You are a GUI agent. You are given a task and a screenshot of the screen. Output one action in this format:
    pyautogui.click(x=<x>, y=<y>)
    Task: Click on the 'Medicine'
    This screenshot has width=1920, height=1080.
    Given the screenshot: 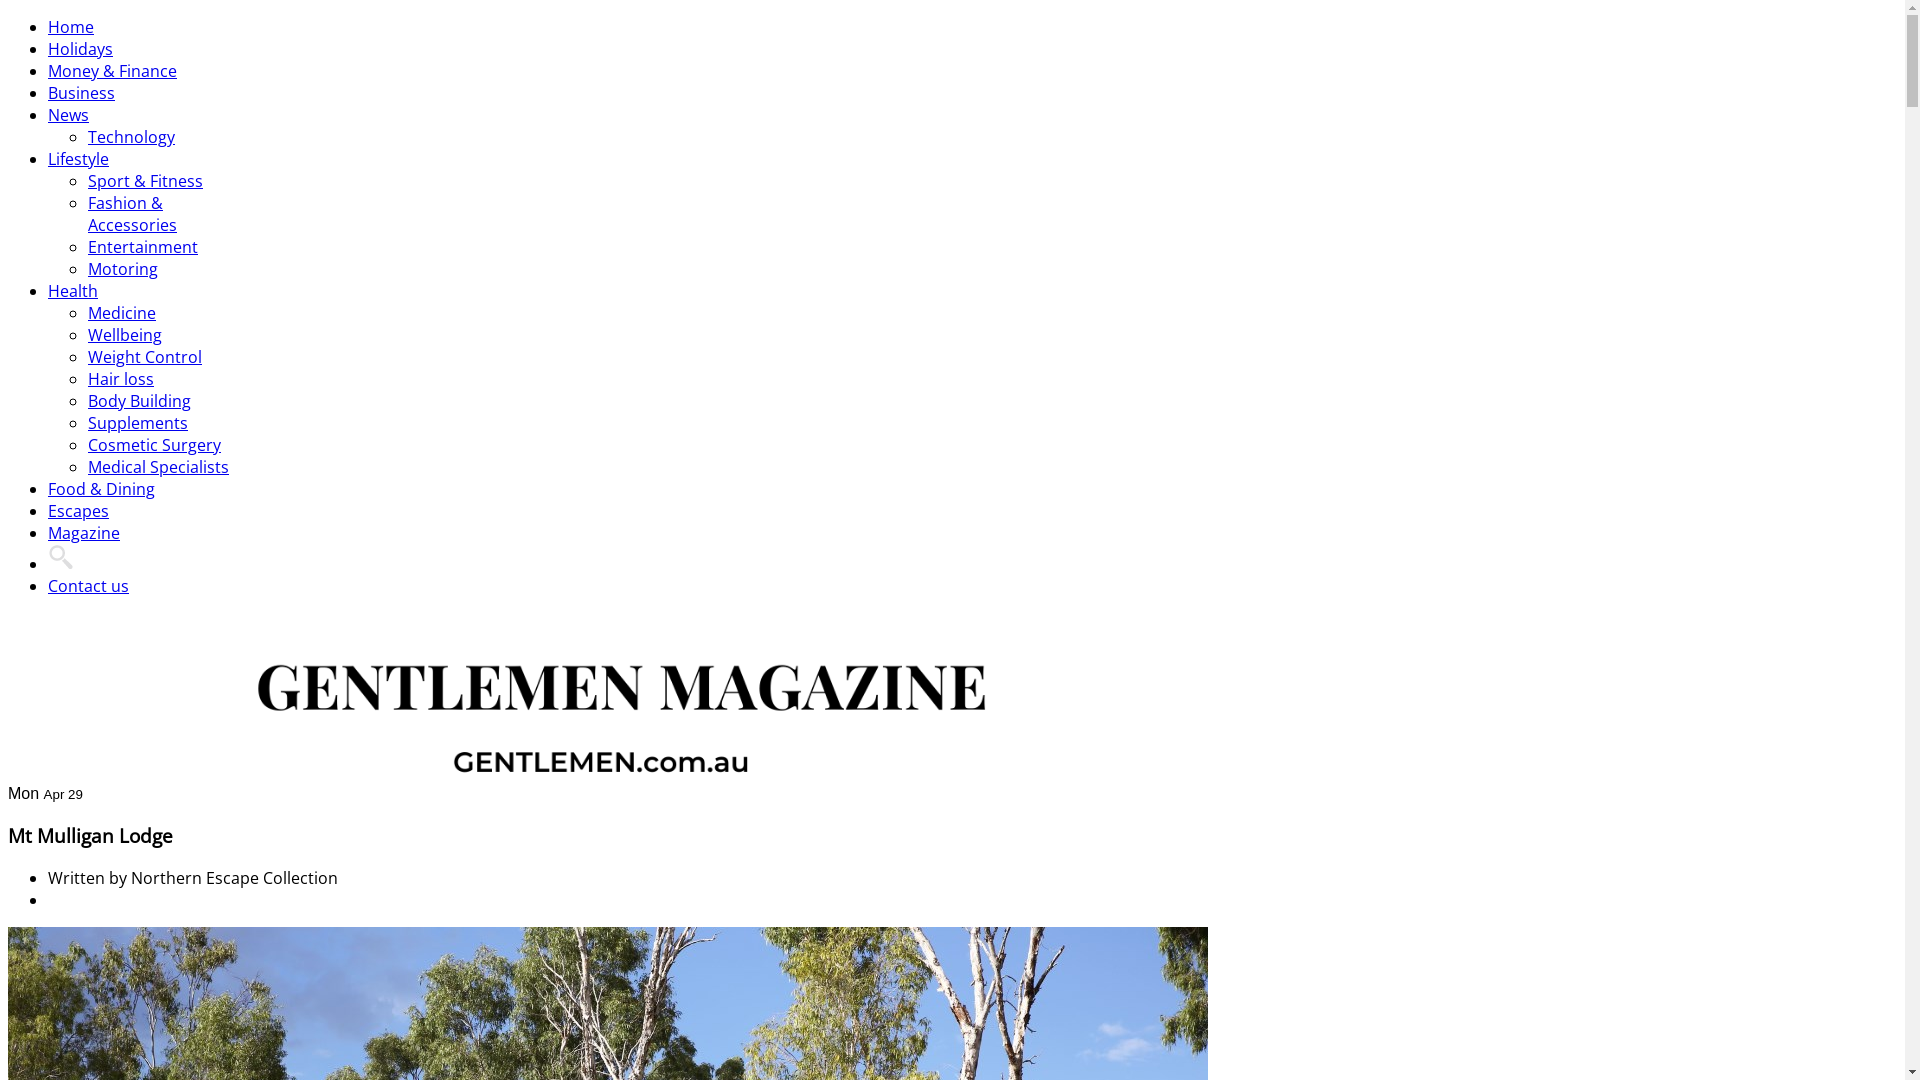 What is the action you would take?
    pyautogui.click(x=120, y=312)
    